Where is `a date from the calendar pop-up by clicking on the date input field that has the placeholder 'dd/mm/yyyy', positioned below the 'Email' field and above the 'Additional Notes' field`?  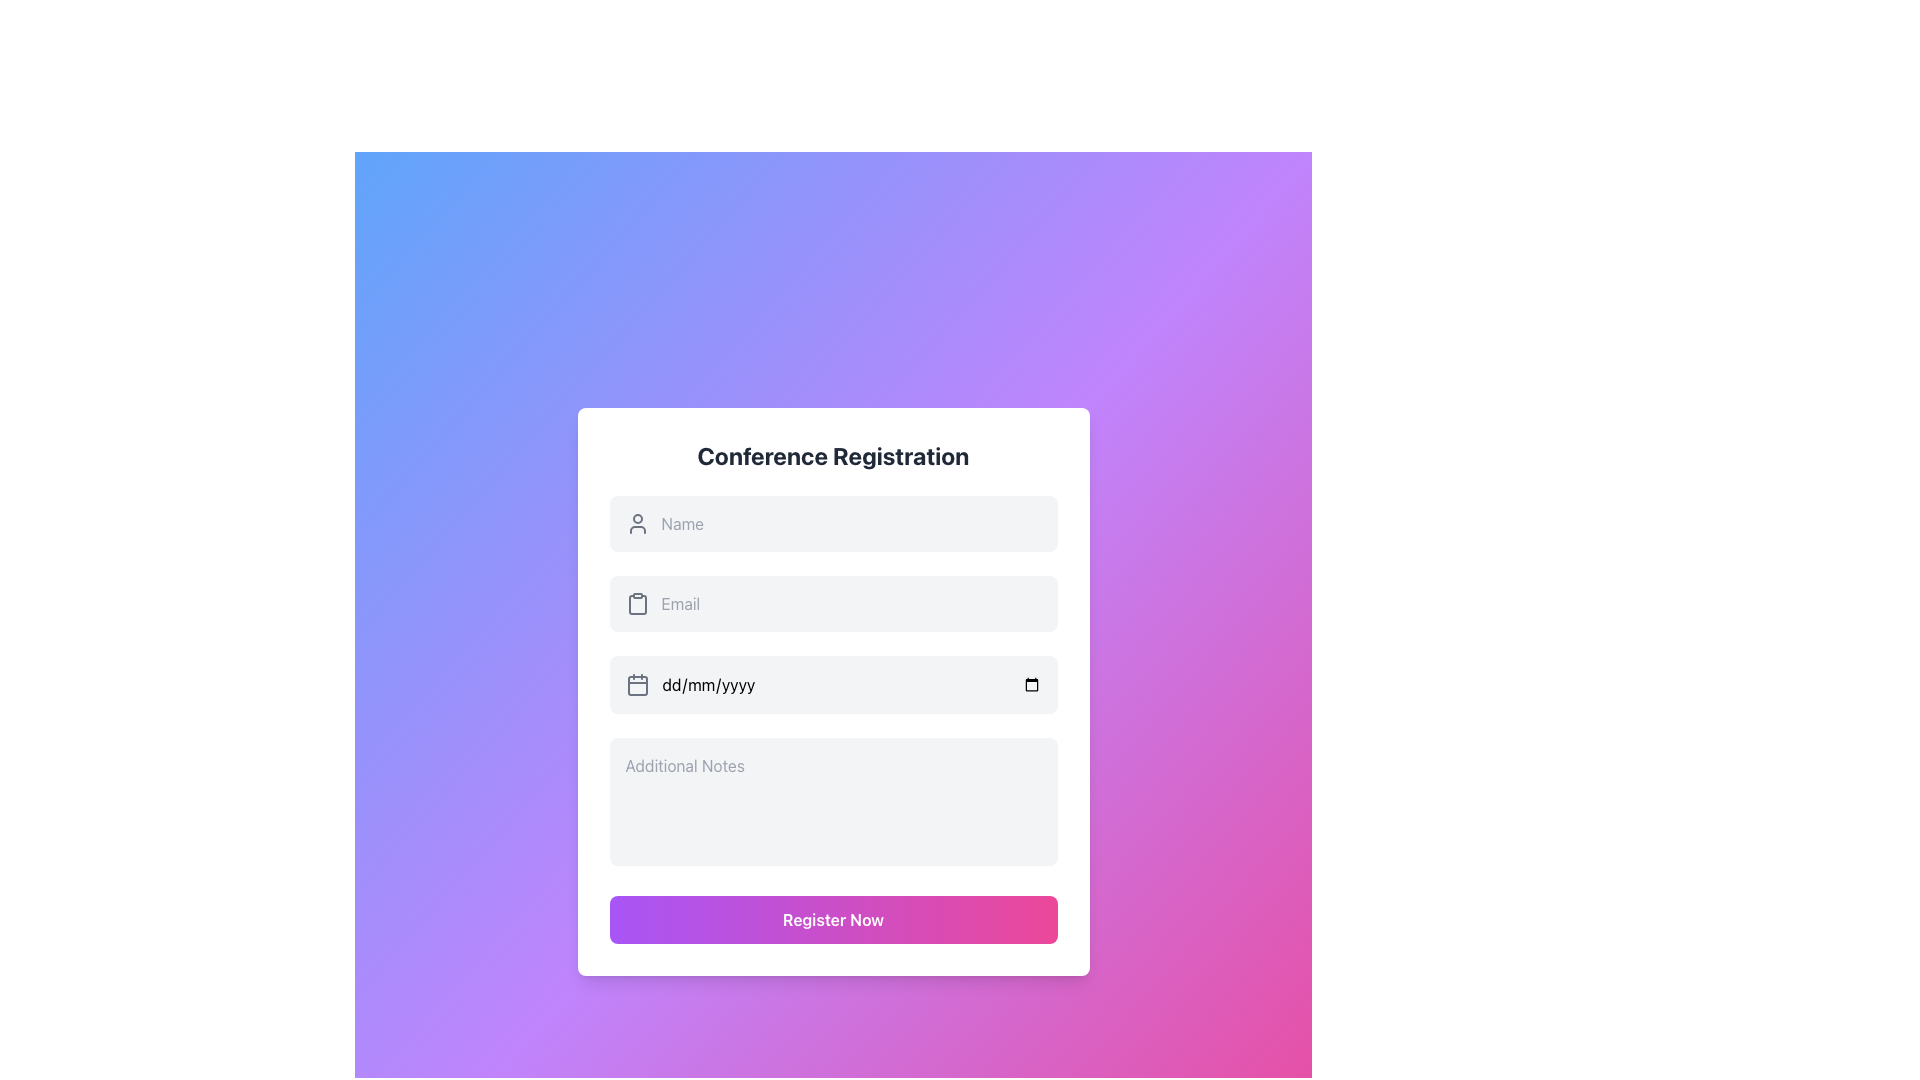
a date from the calendar pop-up by clicking on the date input field that has the placeholder 'dd/mm/yyyy', positioned below the 'Email' field and above the 'Additional Notes' field is located at coordinates (851, 684).